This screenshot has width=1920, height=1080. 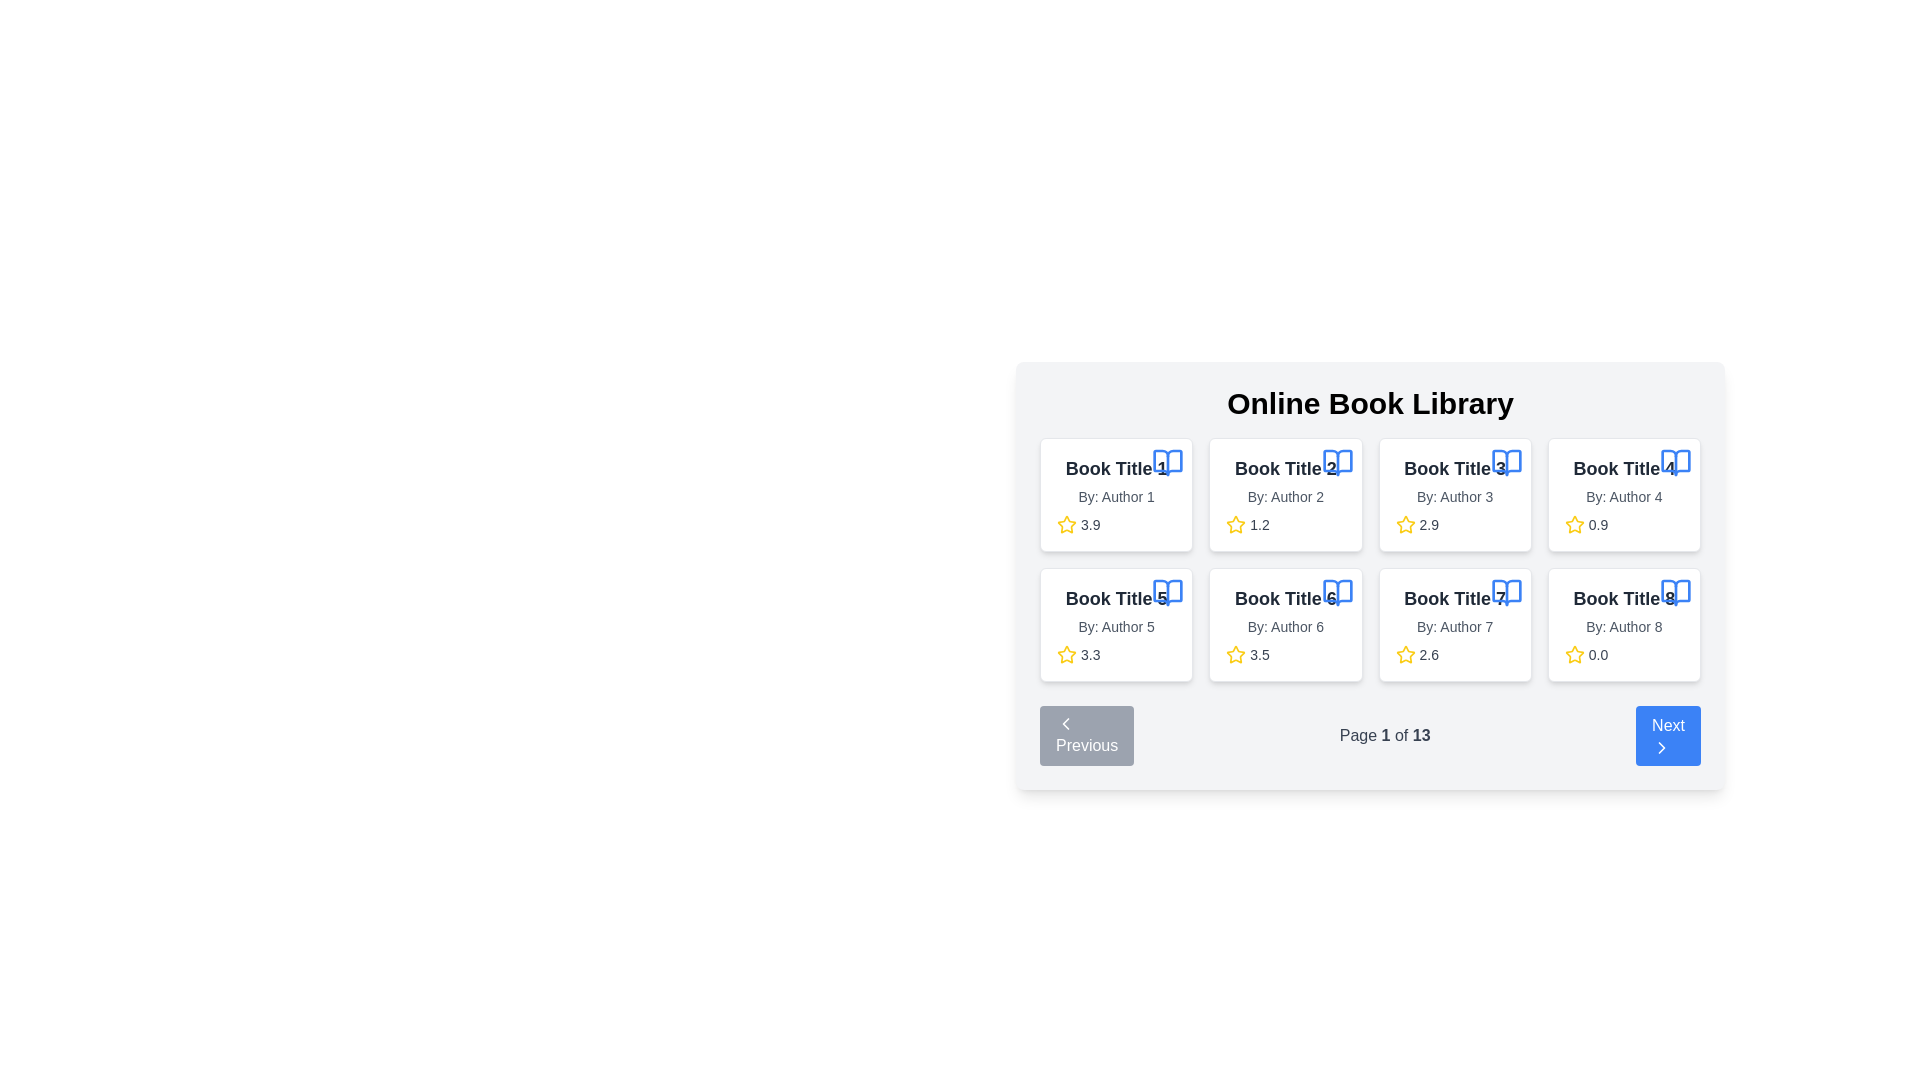 I want to click on the average rating score text located to the right of the star icon within the seventh book's grid item in the library interface for additional info, so click(x=1428, y=655).